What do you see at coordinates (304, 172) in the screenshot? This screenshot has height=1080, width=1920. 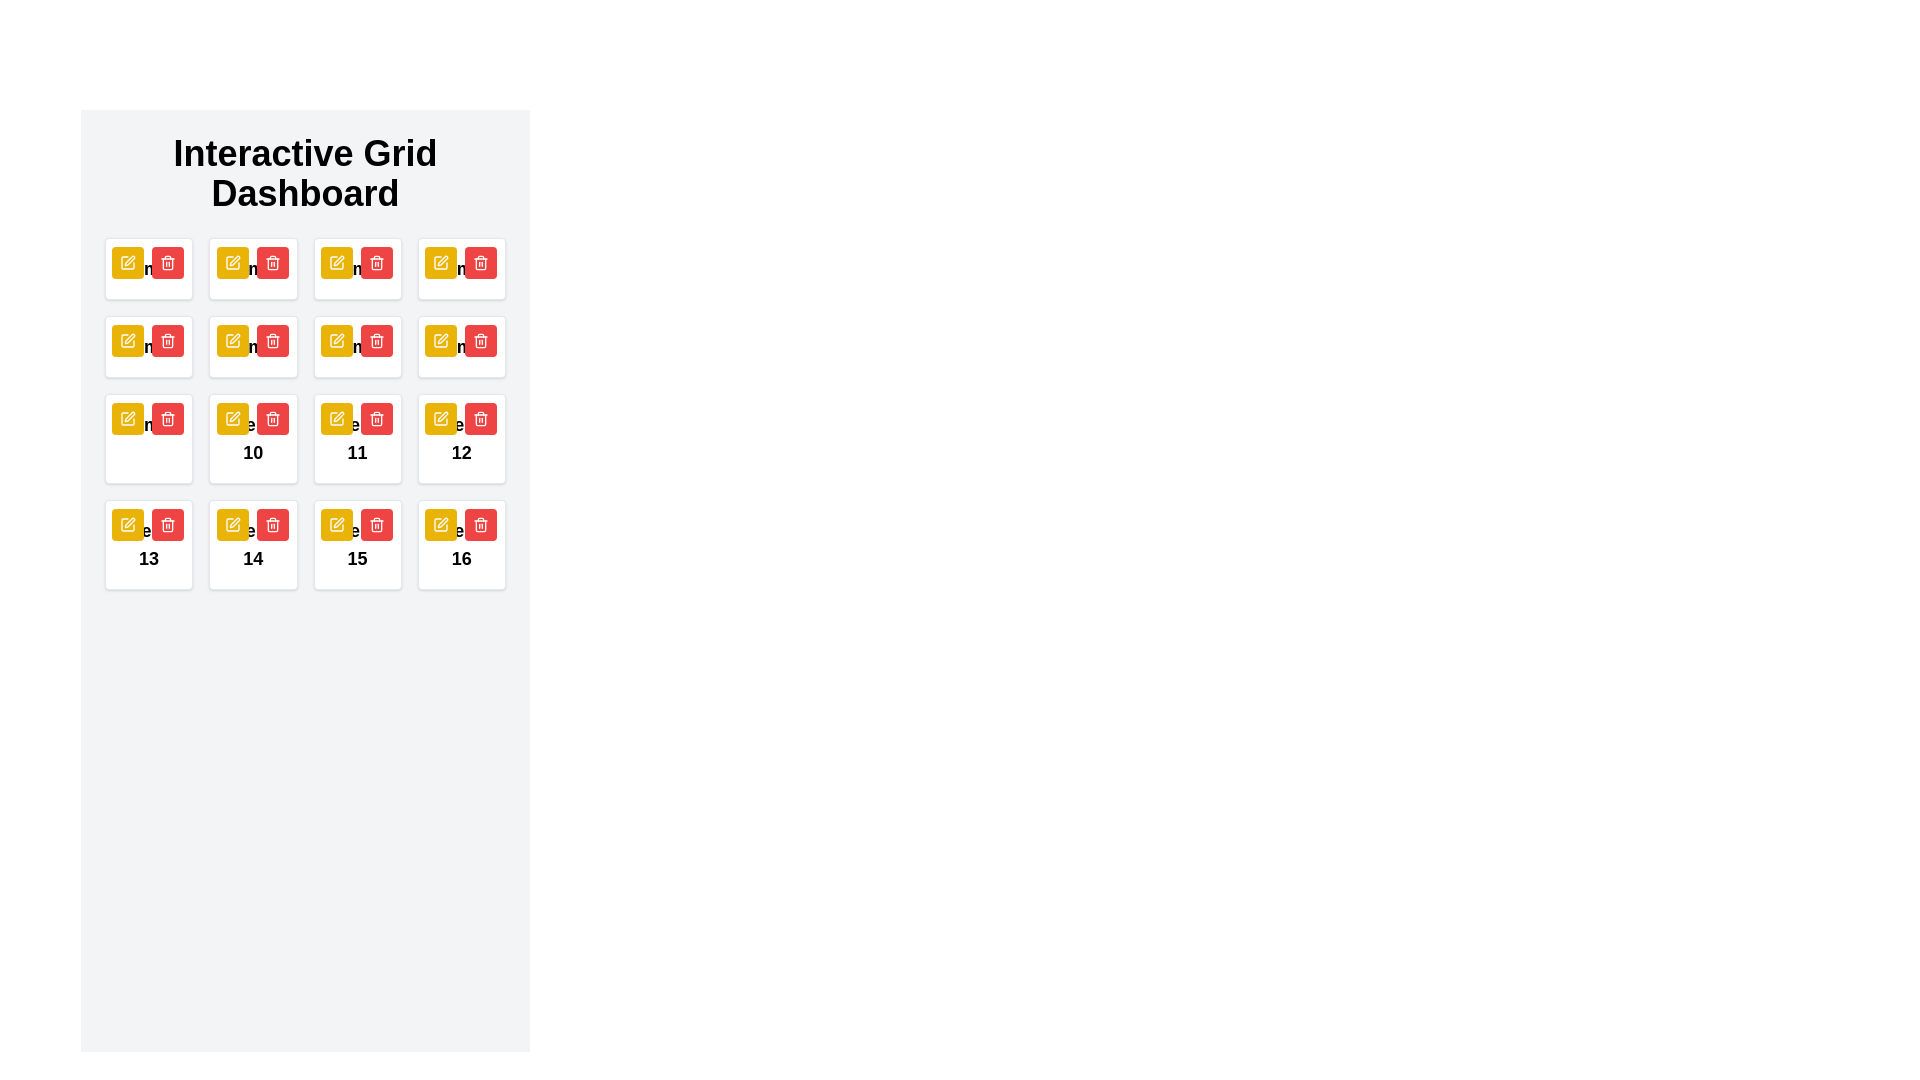 I see `the large, bold text label reading 'Interactive Grid Dashboard' located at the top center of the layout` at bounding box center [304, 172].